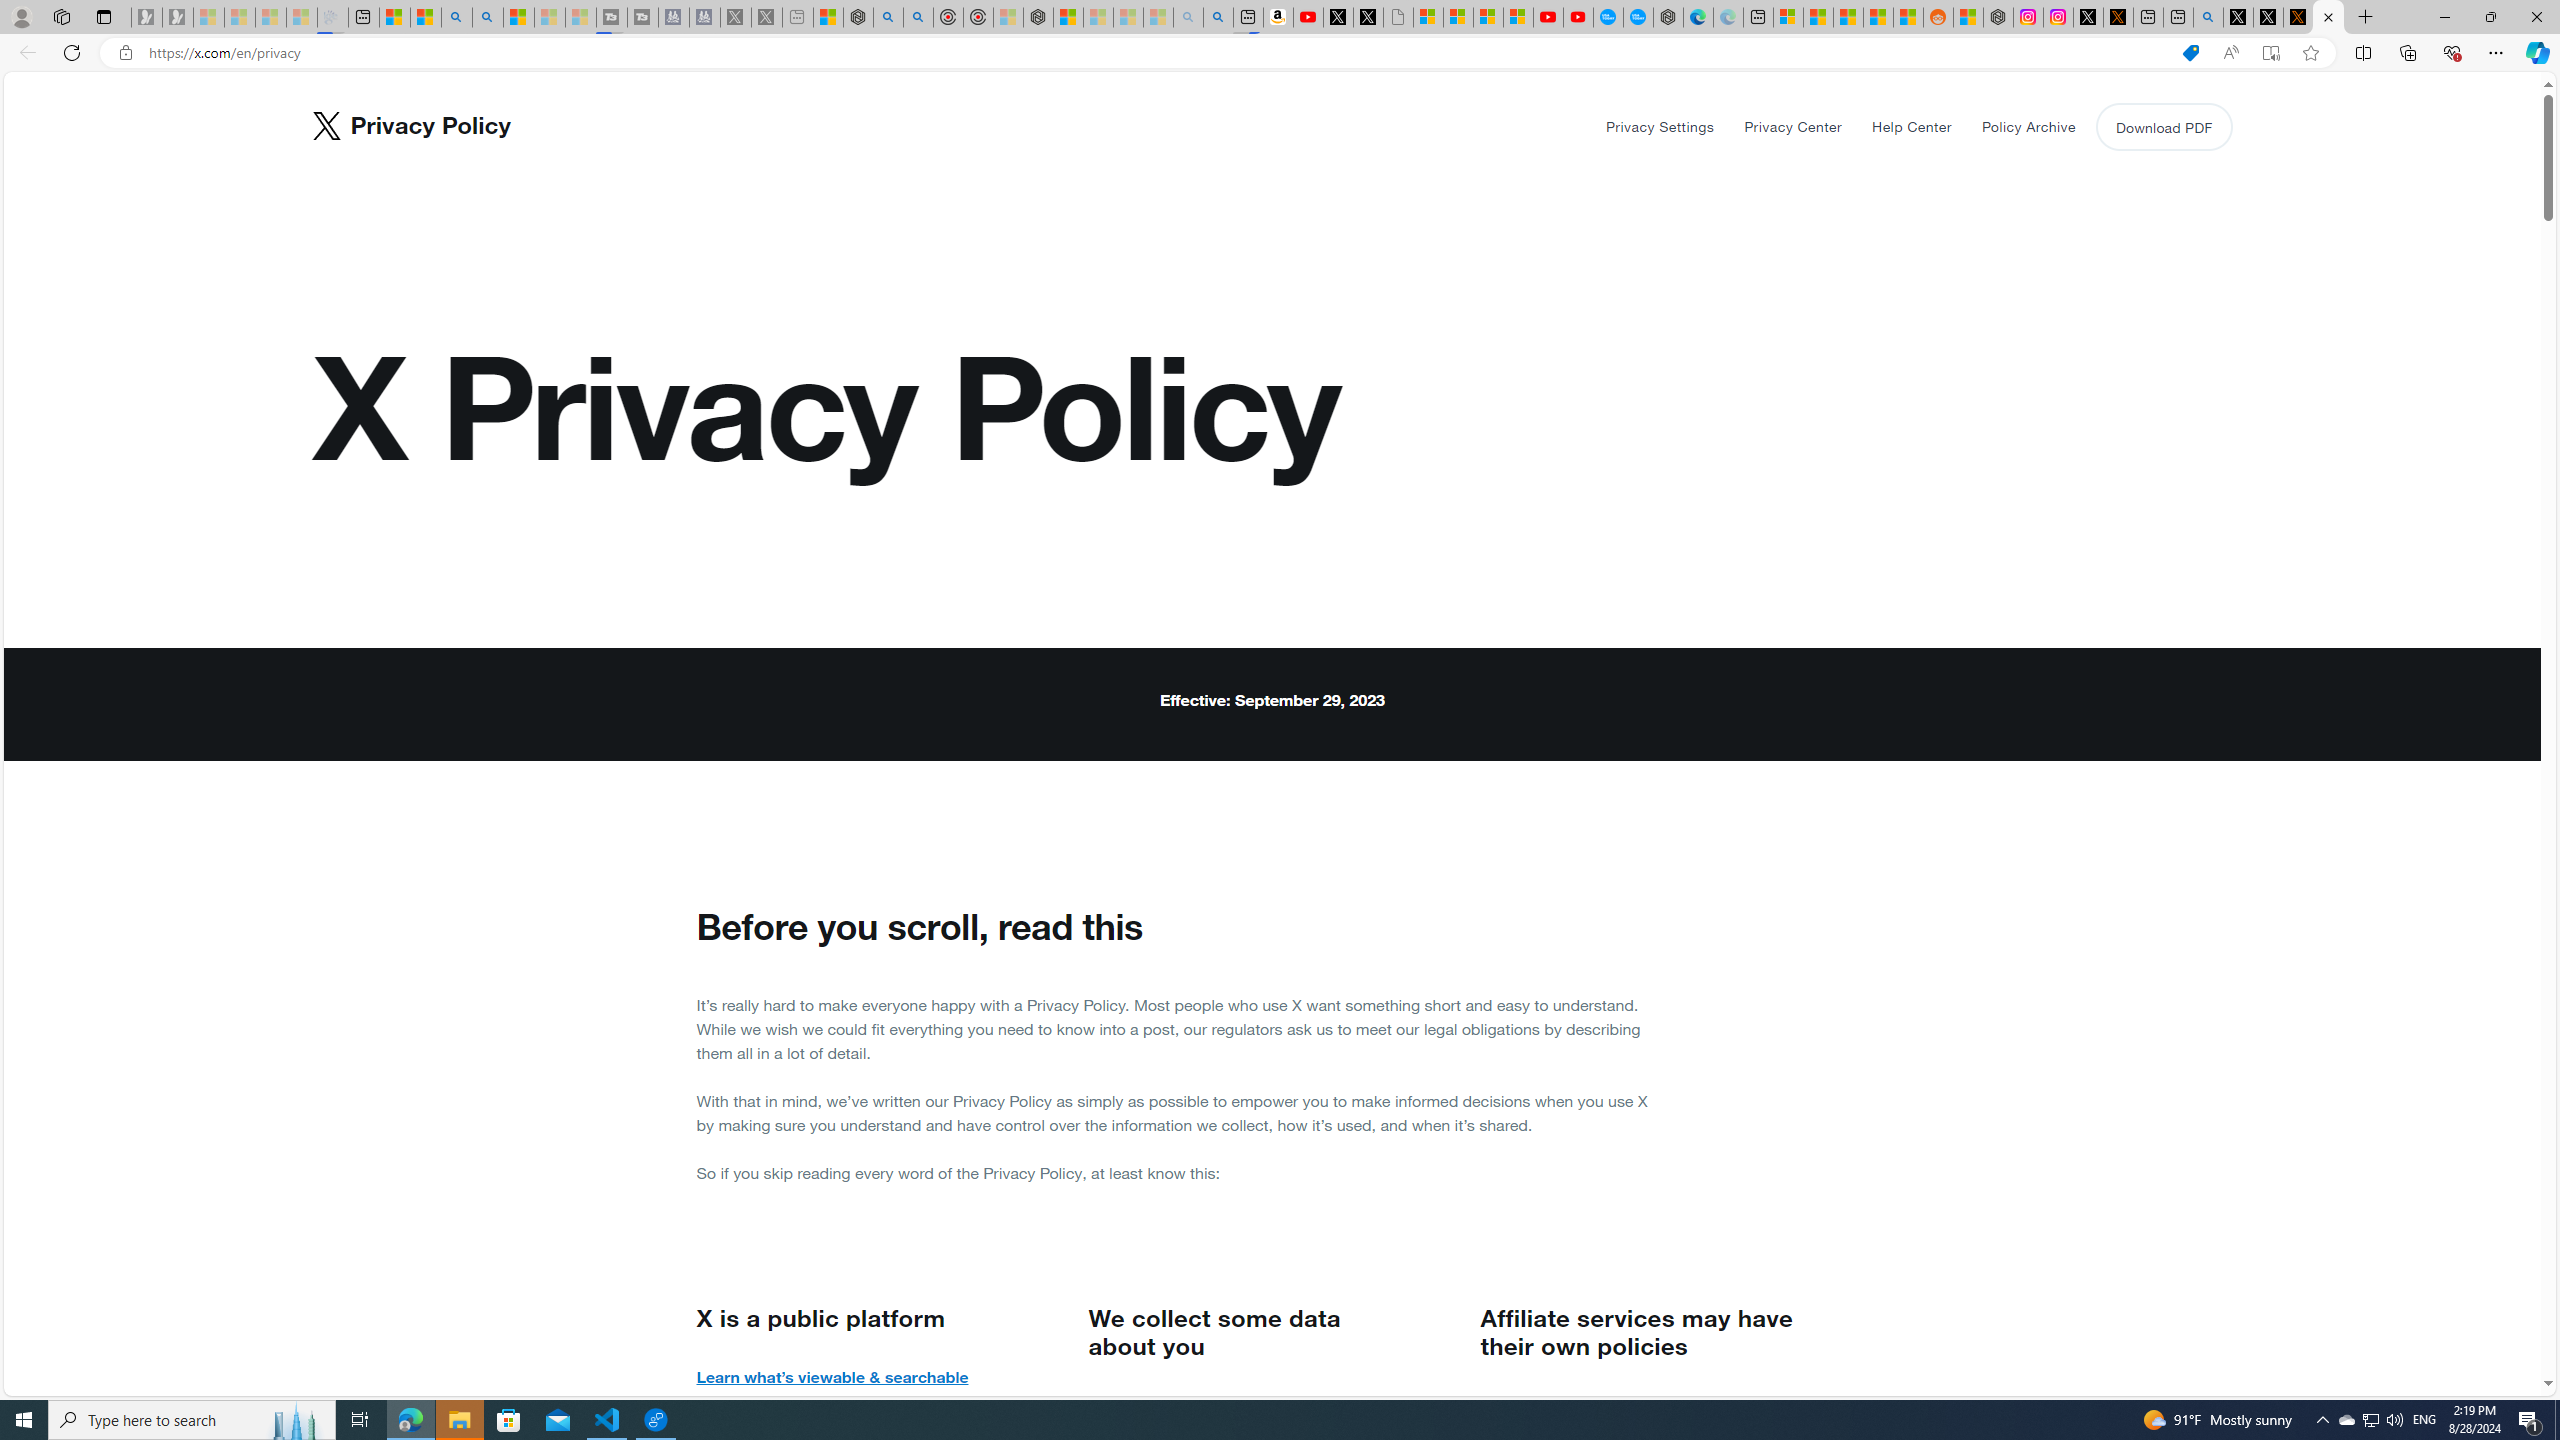  What do you see at coordinates (1577, 16) in the screenshot?
I see `'YouTube Kids - An App Created for Kids to Explore Content'` at bounding box center [1577, 16].